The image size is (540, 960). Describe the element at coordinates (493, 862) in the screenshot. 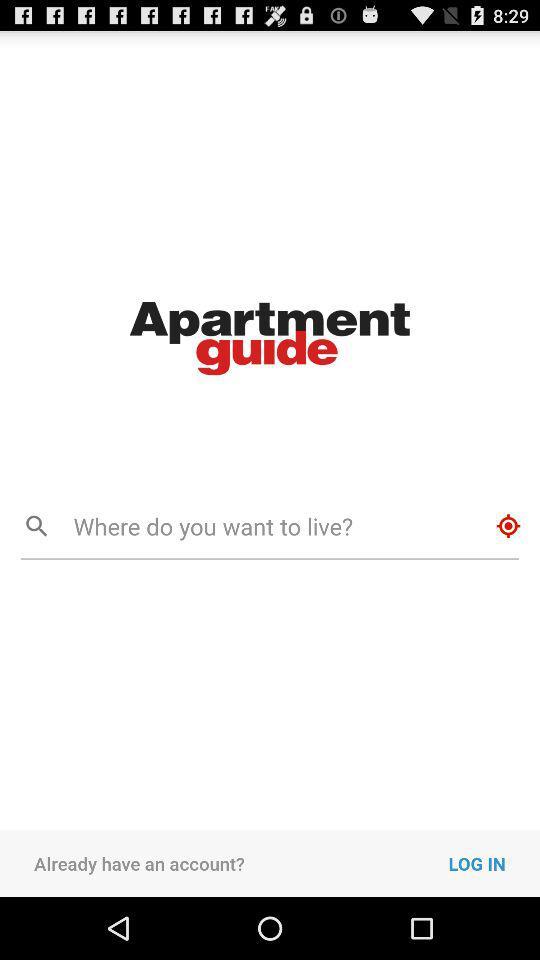

I see `log in` at that location.